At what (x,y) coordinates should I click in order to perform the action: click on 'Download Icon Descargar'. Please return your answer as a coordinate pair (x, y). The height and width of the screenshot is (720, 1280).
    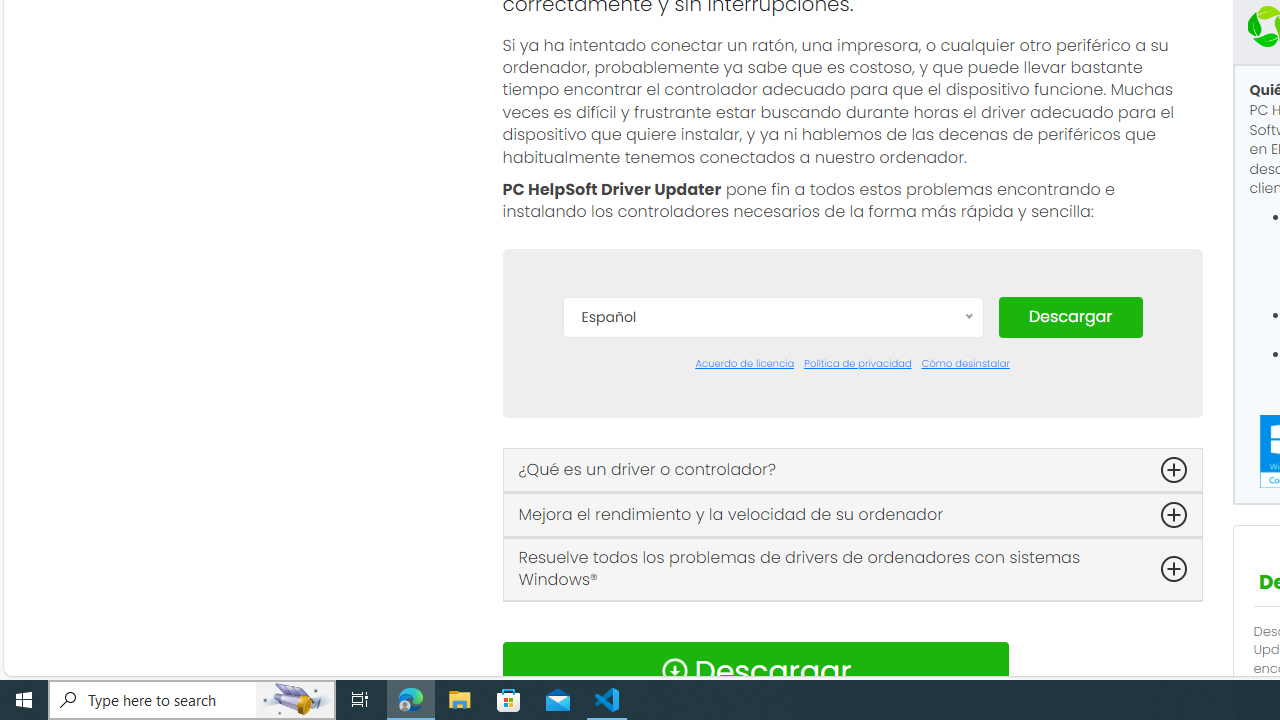
    Looking at the image, I should click on (754, 671).